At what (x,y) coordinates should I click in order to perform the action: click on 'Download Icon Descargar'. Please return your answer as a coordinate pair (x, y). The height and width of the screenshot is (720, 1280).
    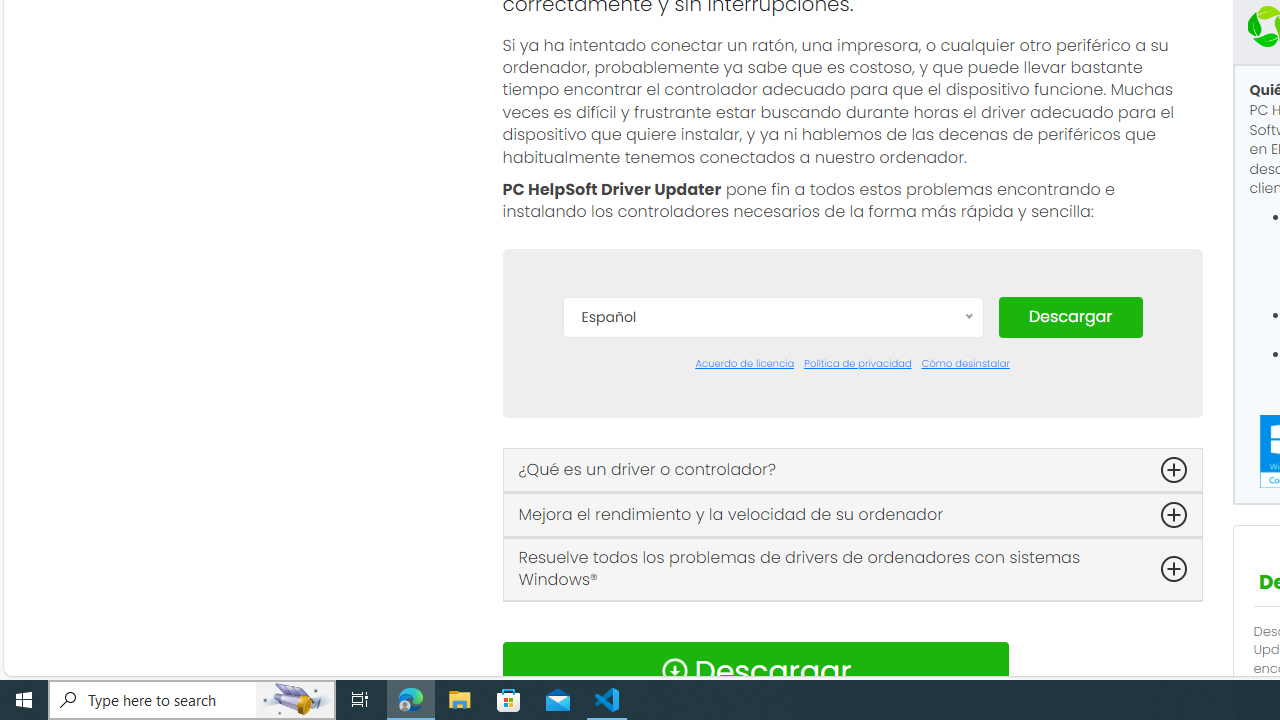
    Looking at the image, I should click on (754, 671).